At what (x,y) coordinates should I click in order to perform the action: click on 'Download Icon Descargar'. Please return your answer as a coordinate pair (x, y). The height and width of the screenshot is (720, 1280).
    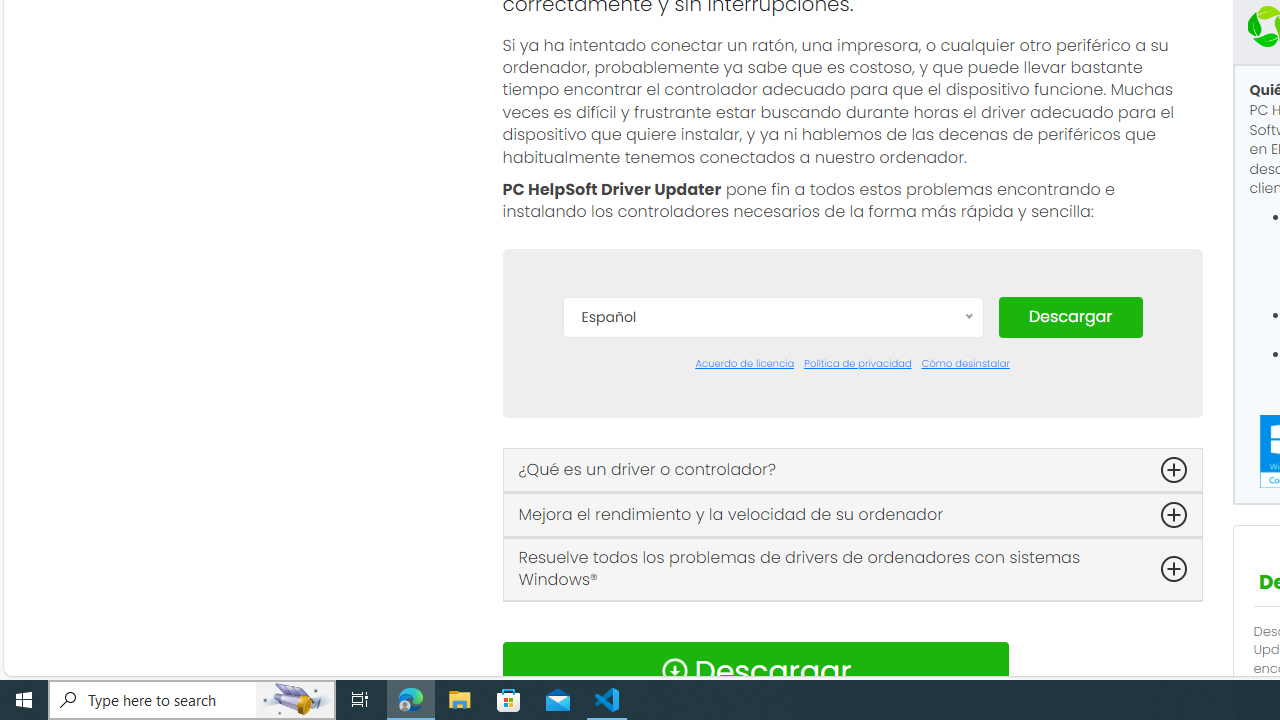
    Looking at the image, I should click on (754, 671).